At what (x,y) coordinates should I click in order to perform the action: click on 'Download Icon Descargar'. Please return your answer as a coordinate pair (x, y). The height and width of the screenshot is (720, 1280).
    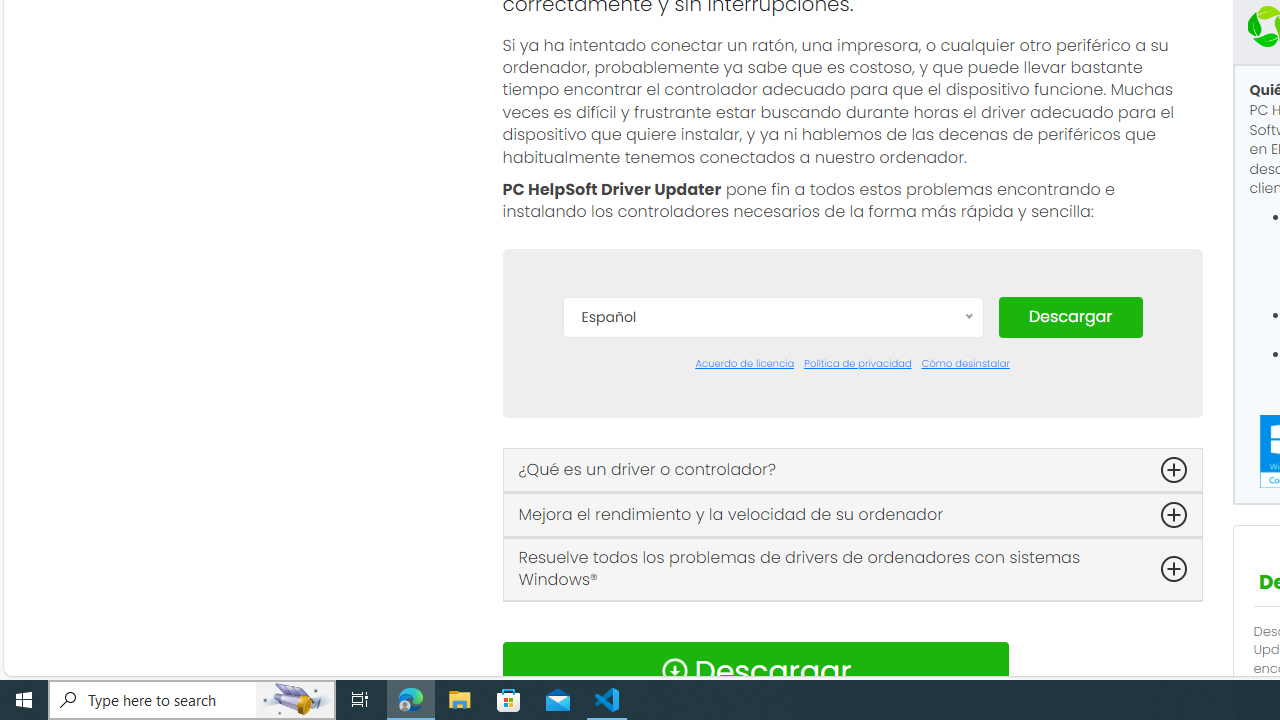
    Looking at the image, I should click on (754, 671).